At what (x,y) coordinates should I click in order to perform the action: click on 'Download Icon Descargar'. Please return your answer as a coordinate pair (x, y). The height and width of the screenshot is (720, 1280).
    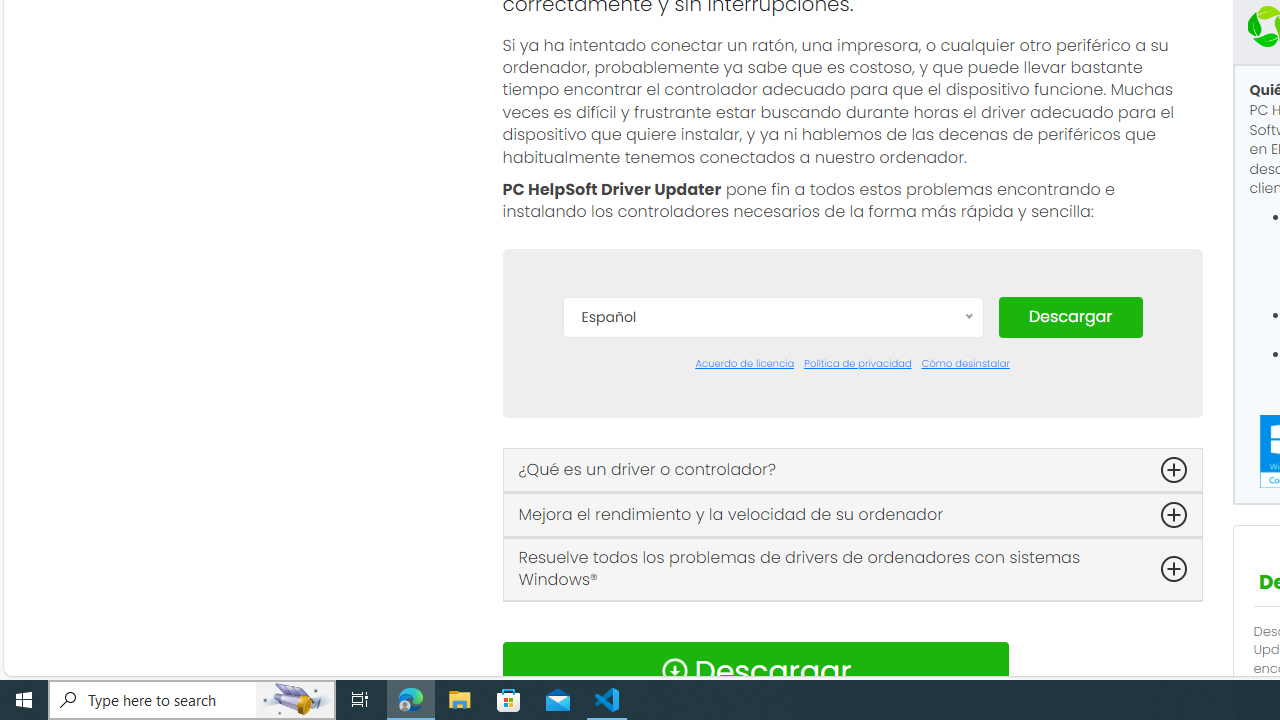
    Looking at the image, I should click on (754, 671).